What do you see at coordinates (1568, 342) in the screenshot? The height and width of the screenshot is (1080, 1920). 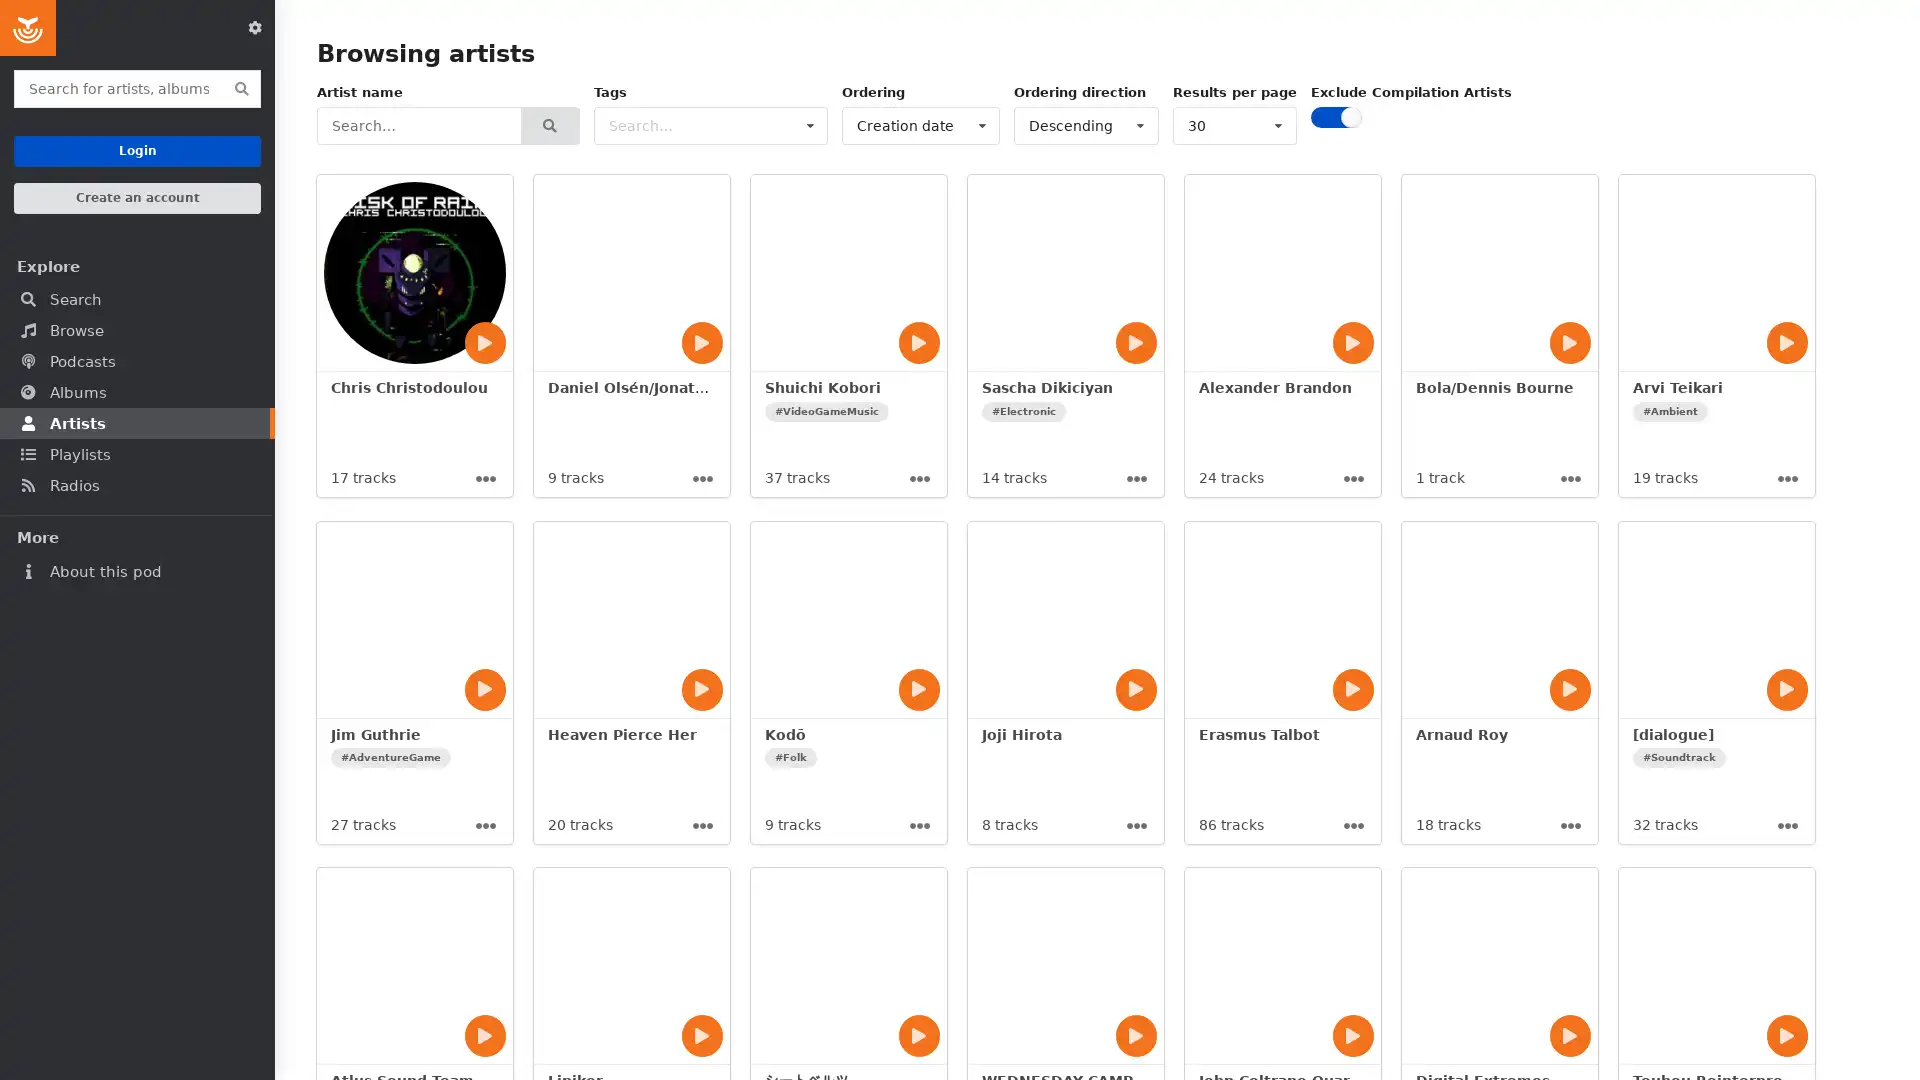 I see `Play artist` at bounding box center [1568, 342].